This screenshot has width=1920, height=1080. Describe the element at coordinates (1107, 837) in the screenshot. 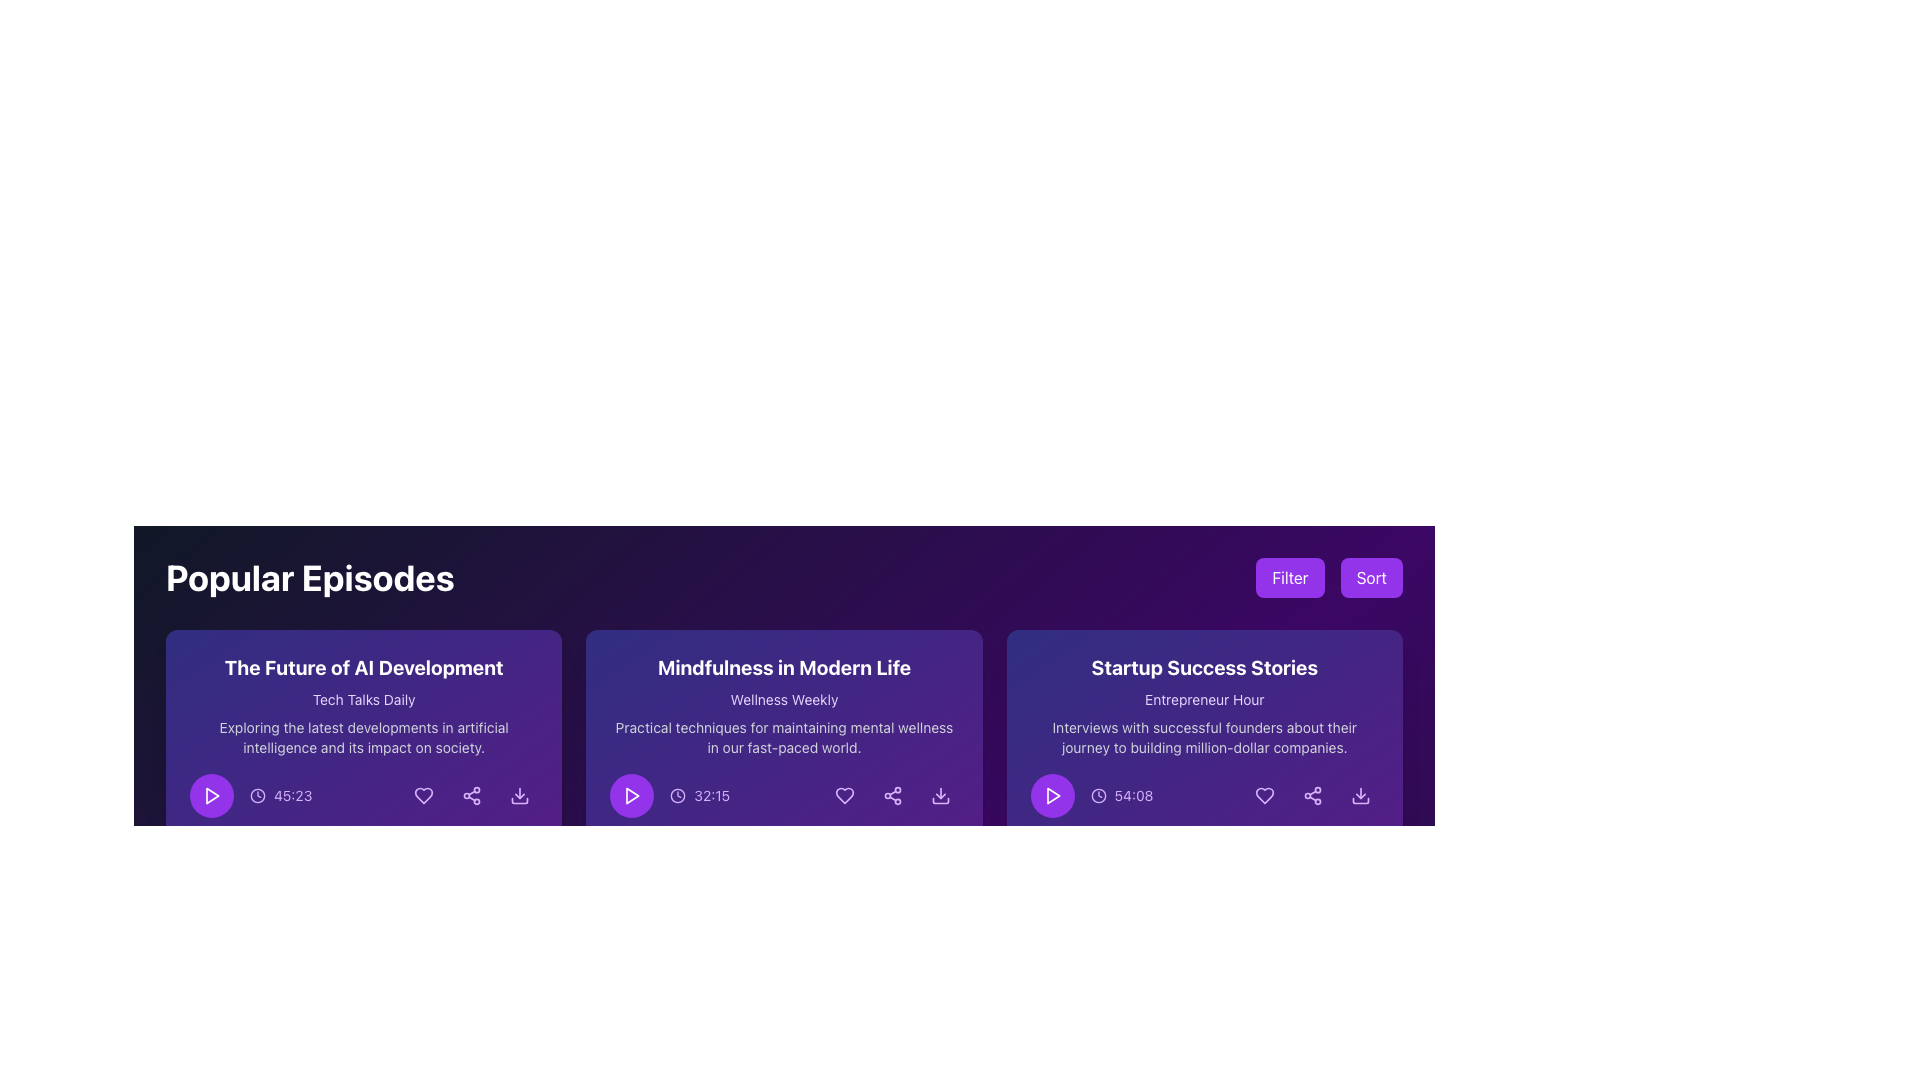

I see `changes in the progress indicator represented as a purple bar with rounded edges located above the timeline icon of the 'Startup Success Stories' card` at that location.